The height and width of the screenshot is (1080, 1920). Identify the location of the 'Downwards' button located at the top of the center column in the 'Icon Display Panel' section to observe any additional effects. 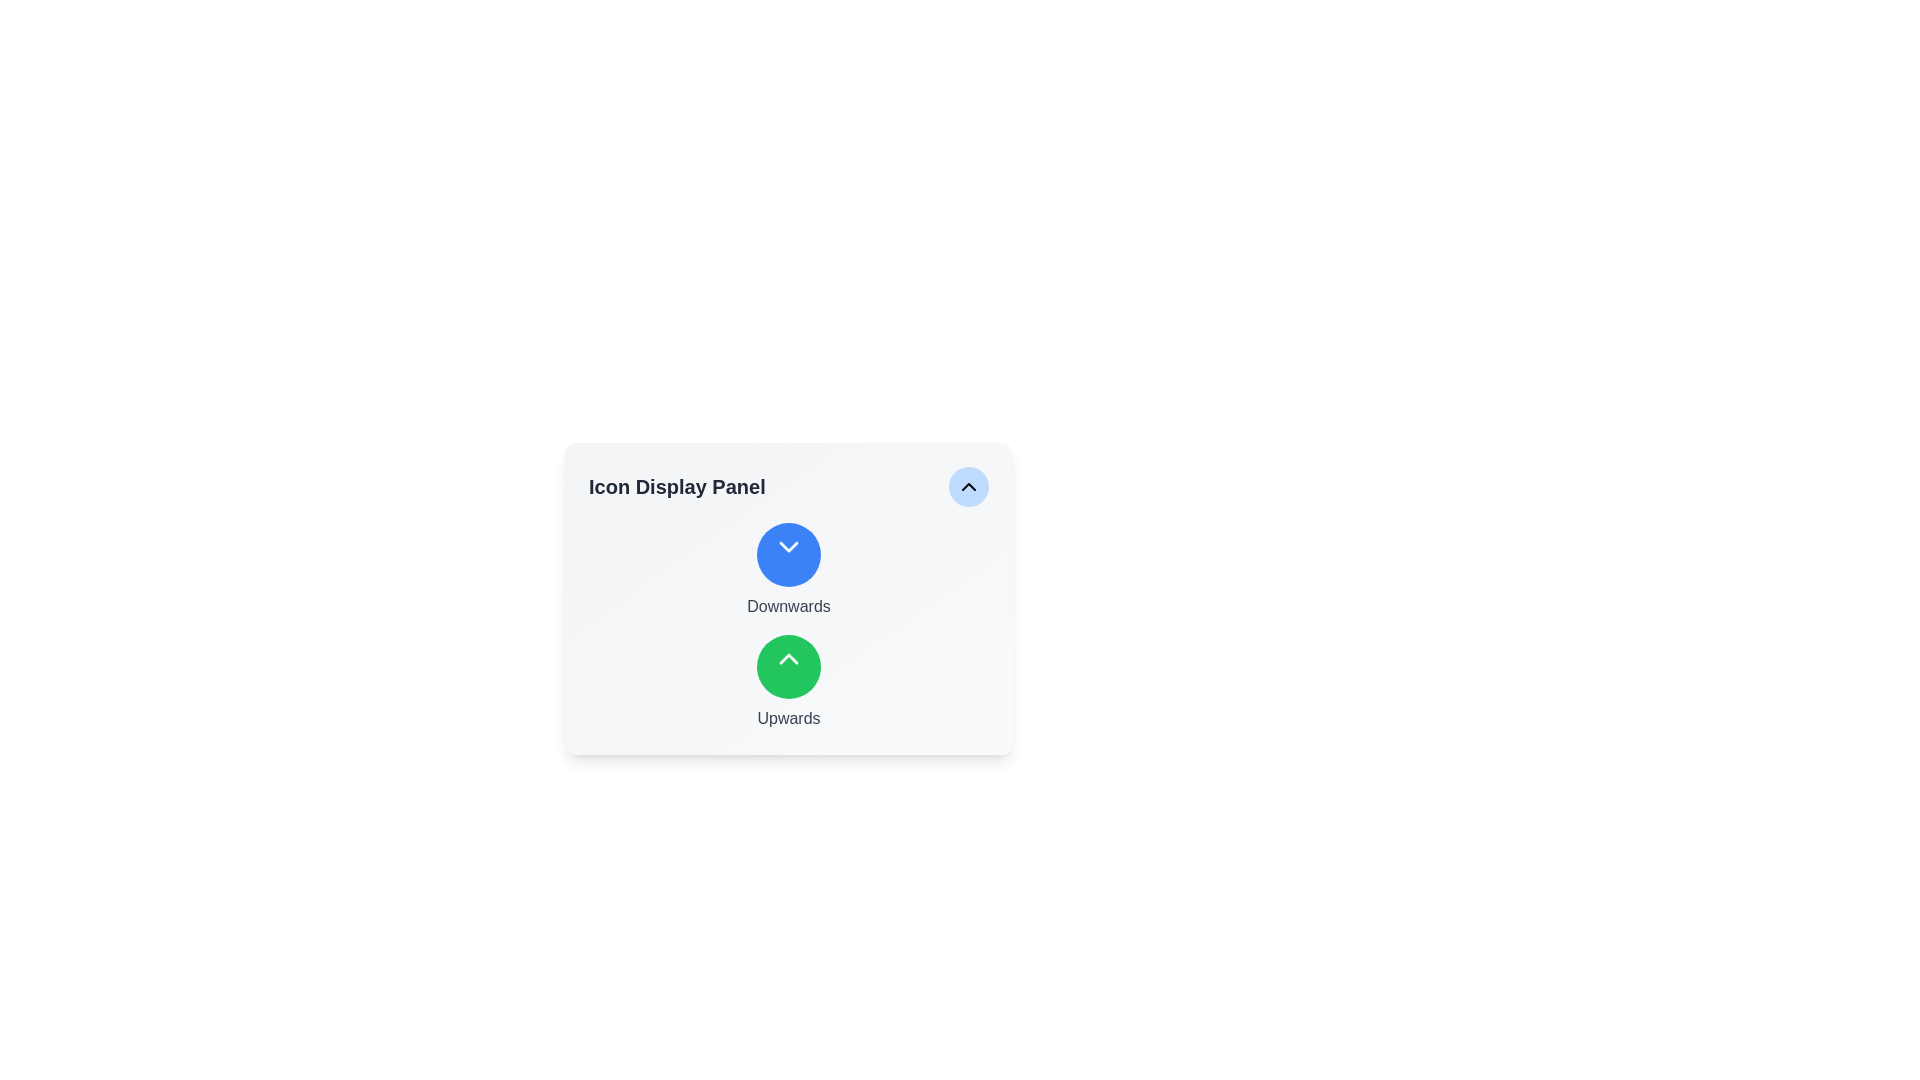
(787, 555).